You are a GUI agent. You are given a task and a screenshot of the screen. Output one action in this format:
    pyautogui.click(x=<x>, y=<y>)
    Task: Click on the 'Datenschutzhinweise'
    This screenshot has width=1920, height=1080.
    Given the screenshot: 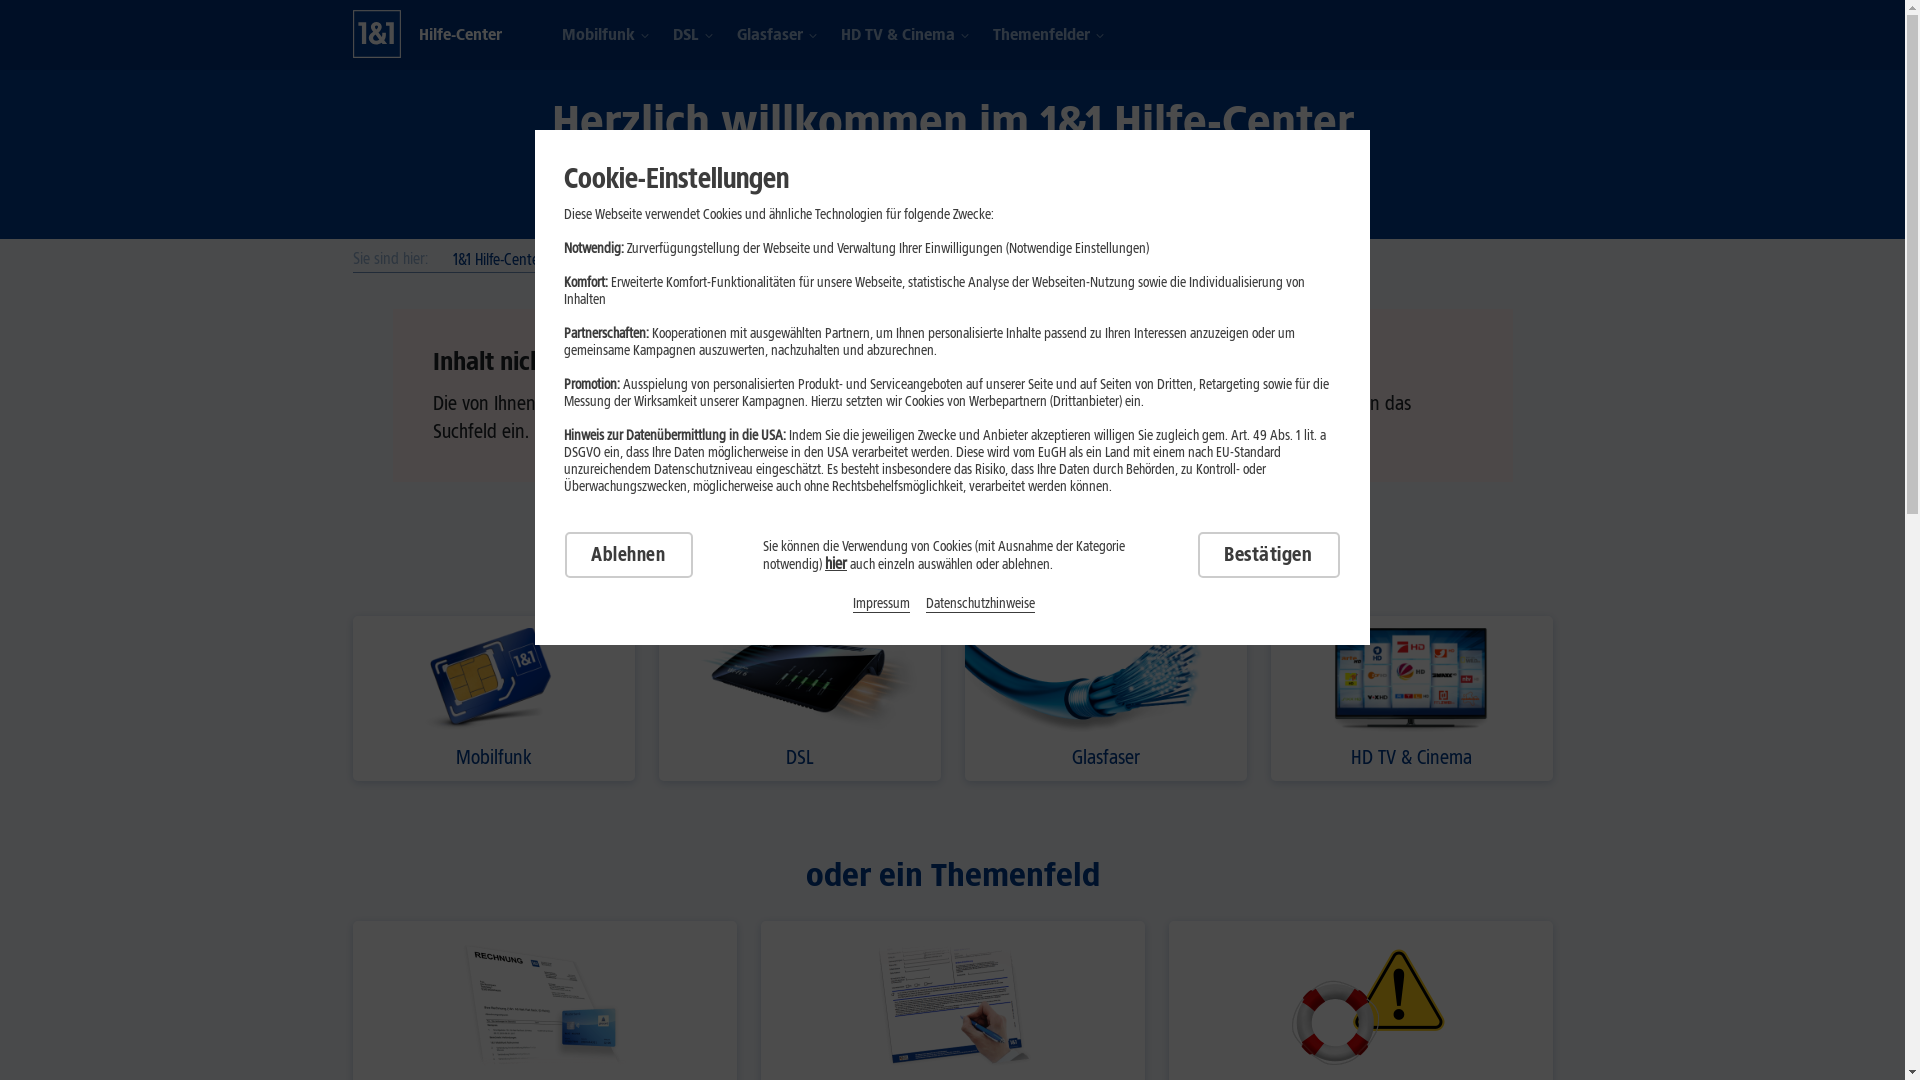 What is the action you would take?
    pyautogui.click(x=980, y=602)
    